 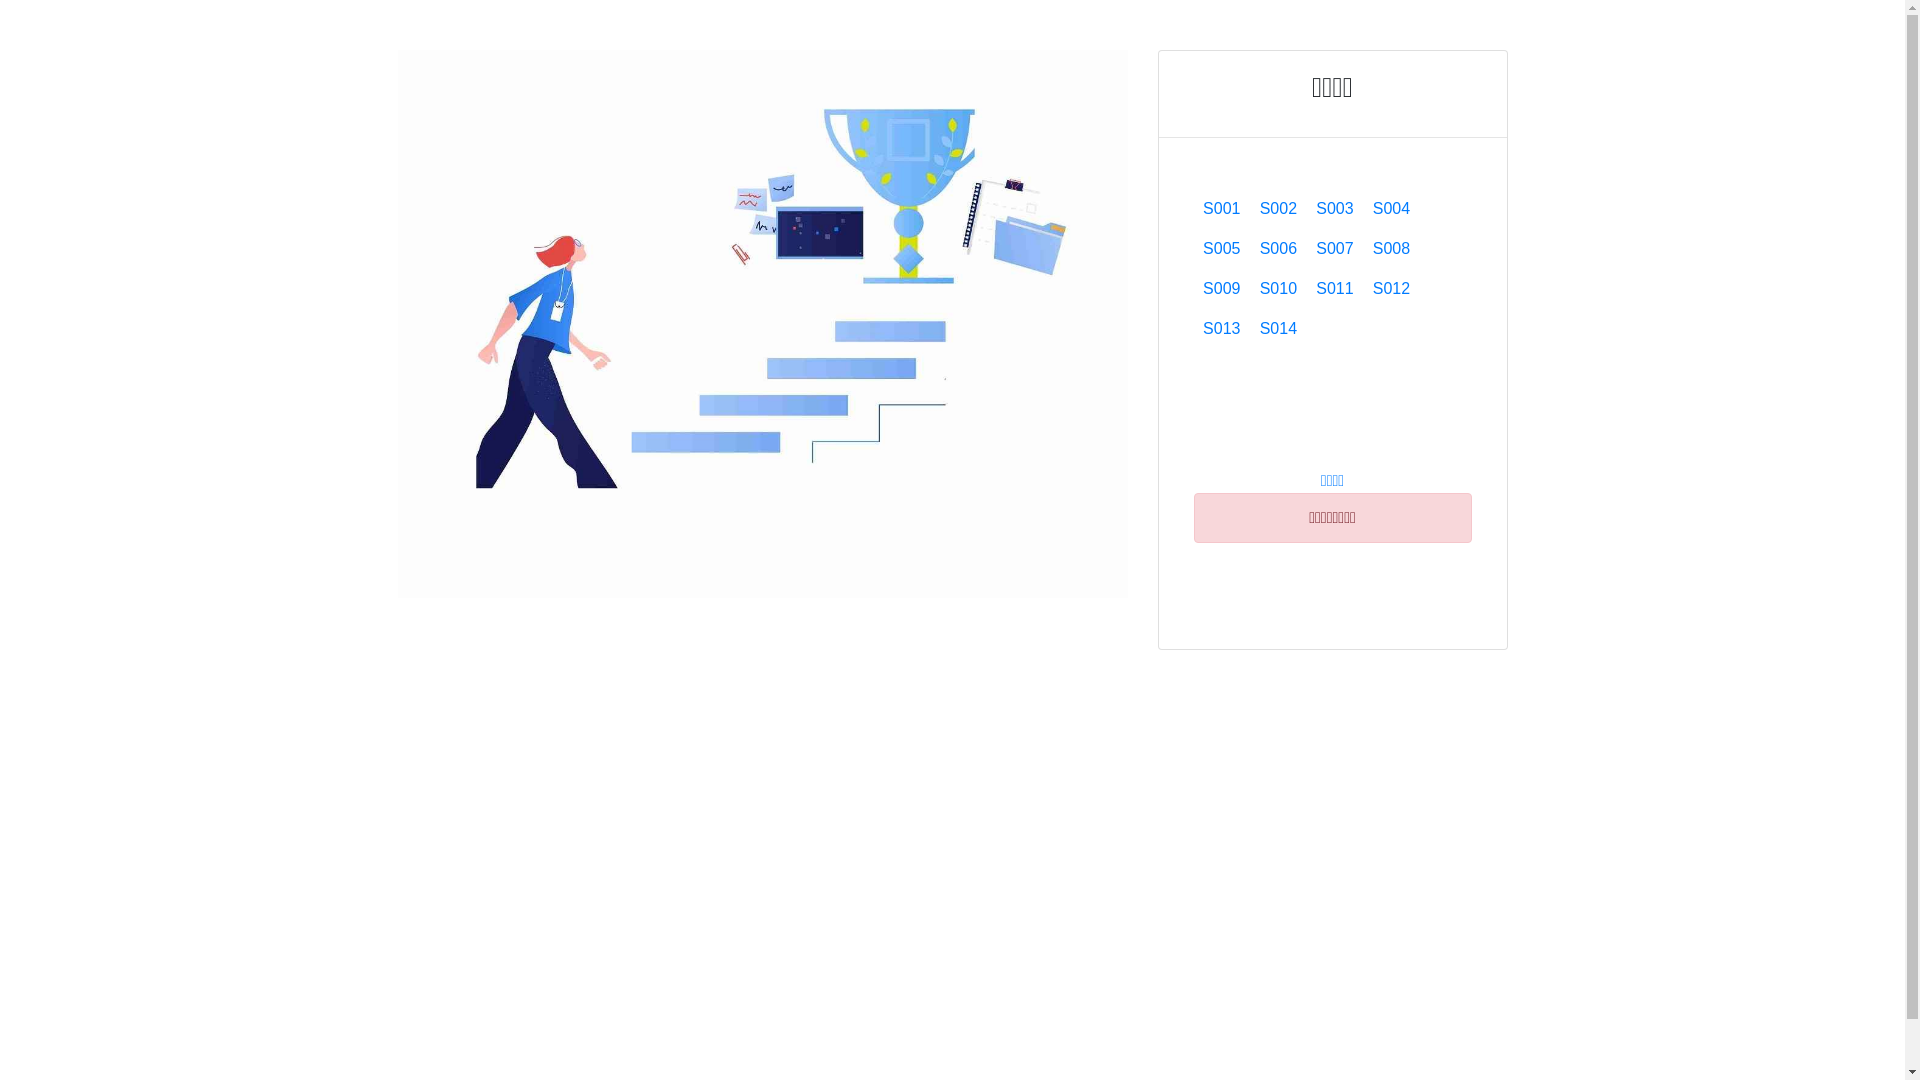 What do you see at coordinates (1221, 208) in the screenshot?
I see `'S001'` at bounding box center [1221, 208].